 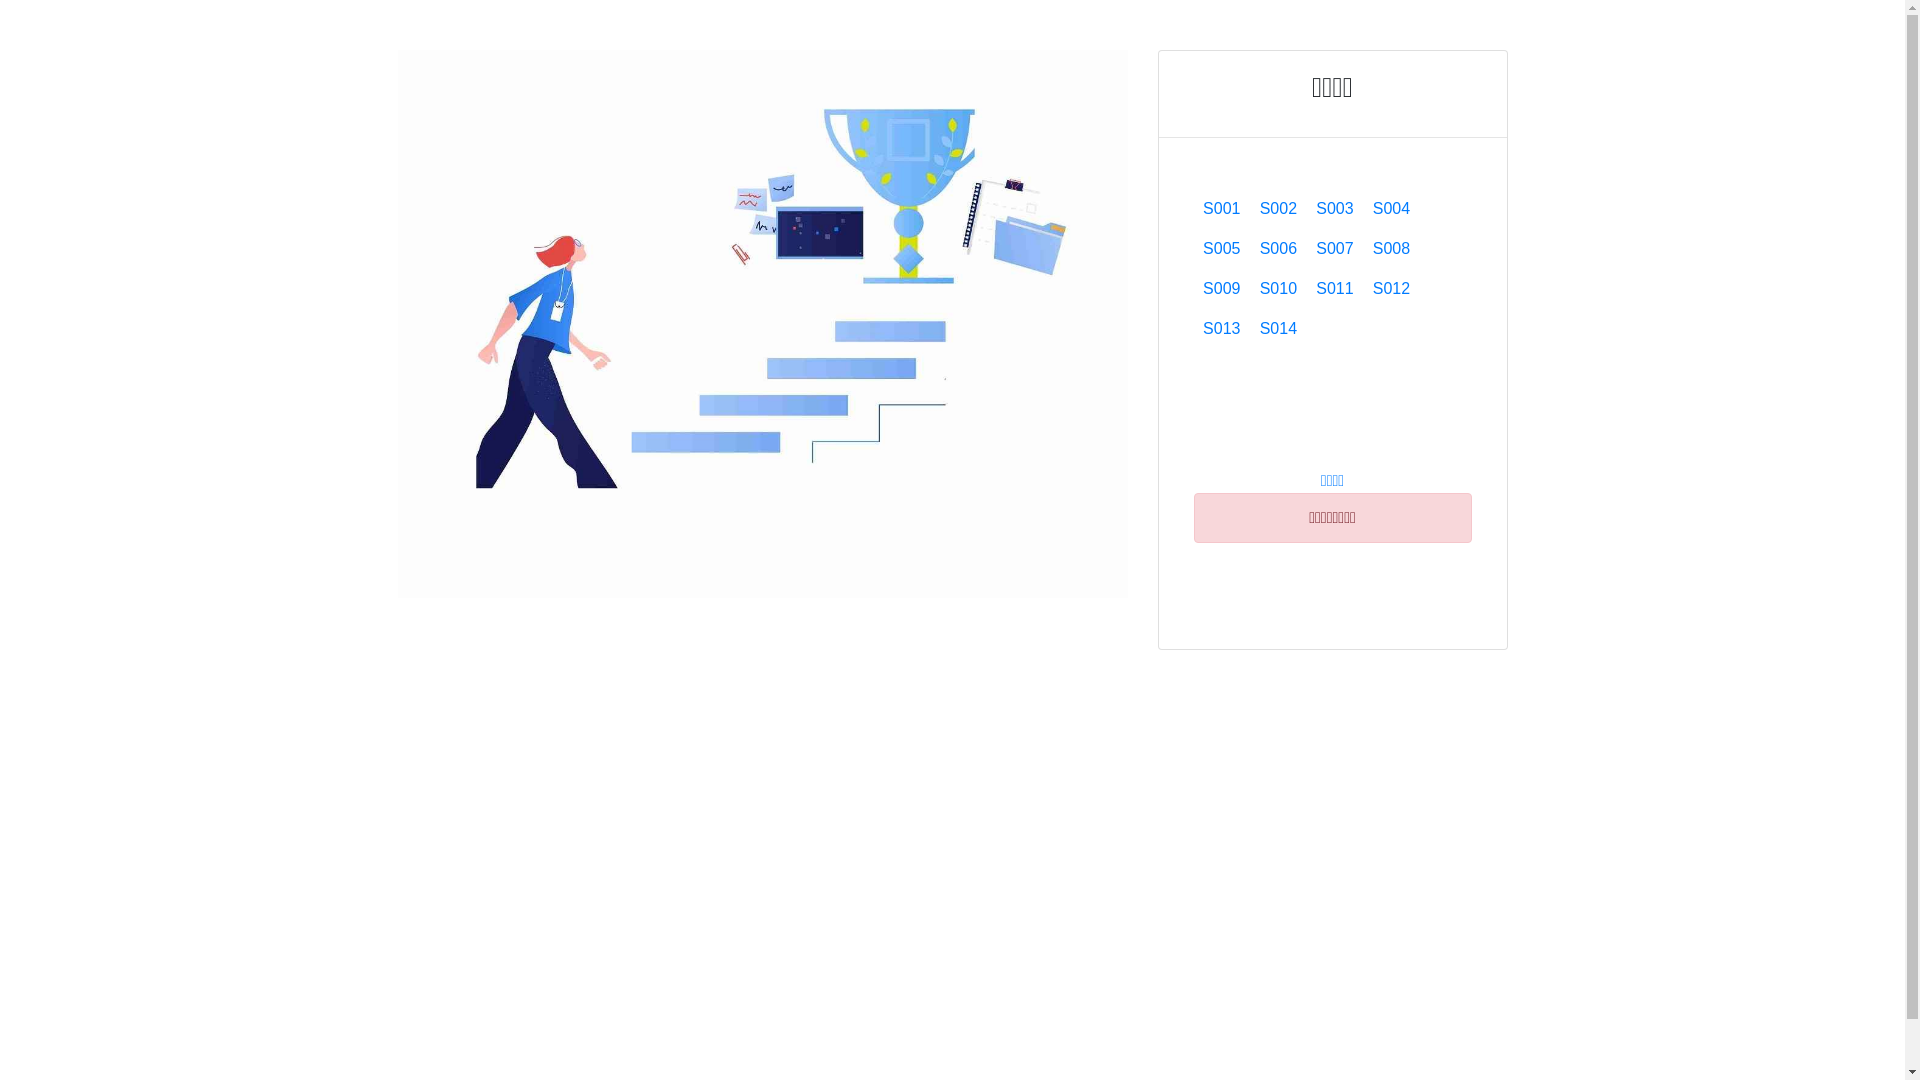 What do you see at coordinates (1221, 208) in the screenshot?
I see `'S001'` at bounding box center [1221, 208].